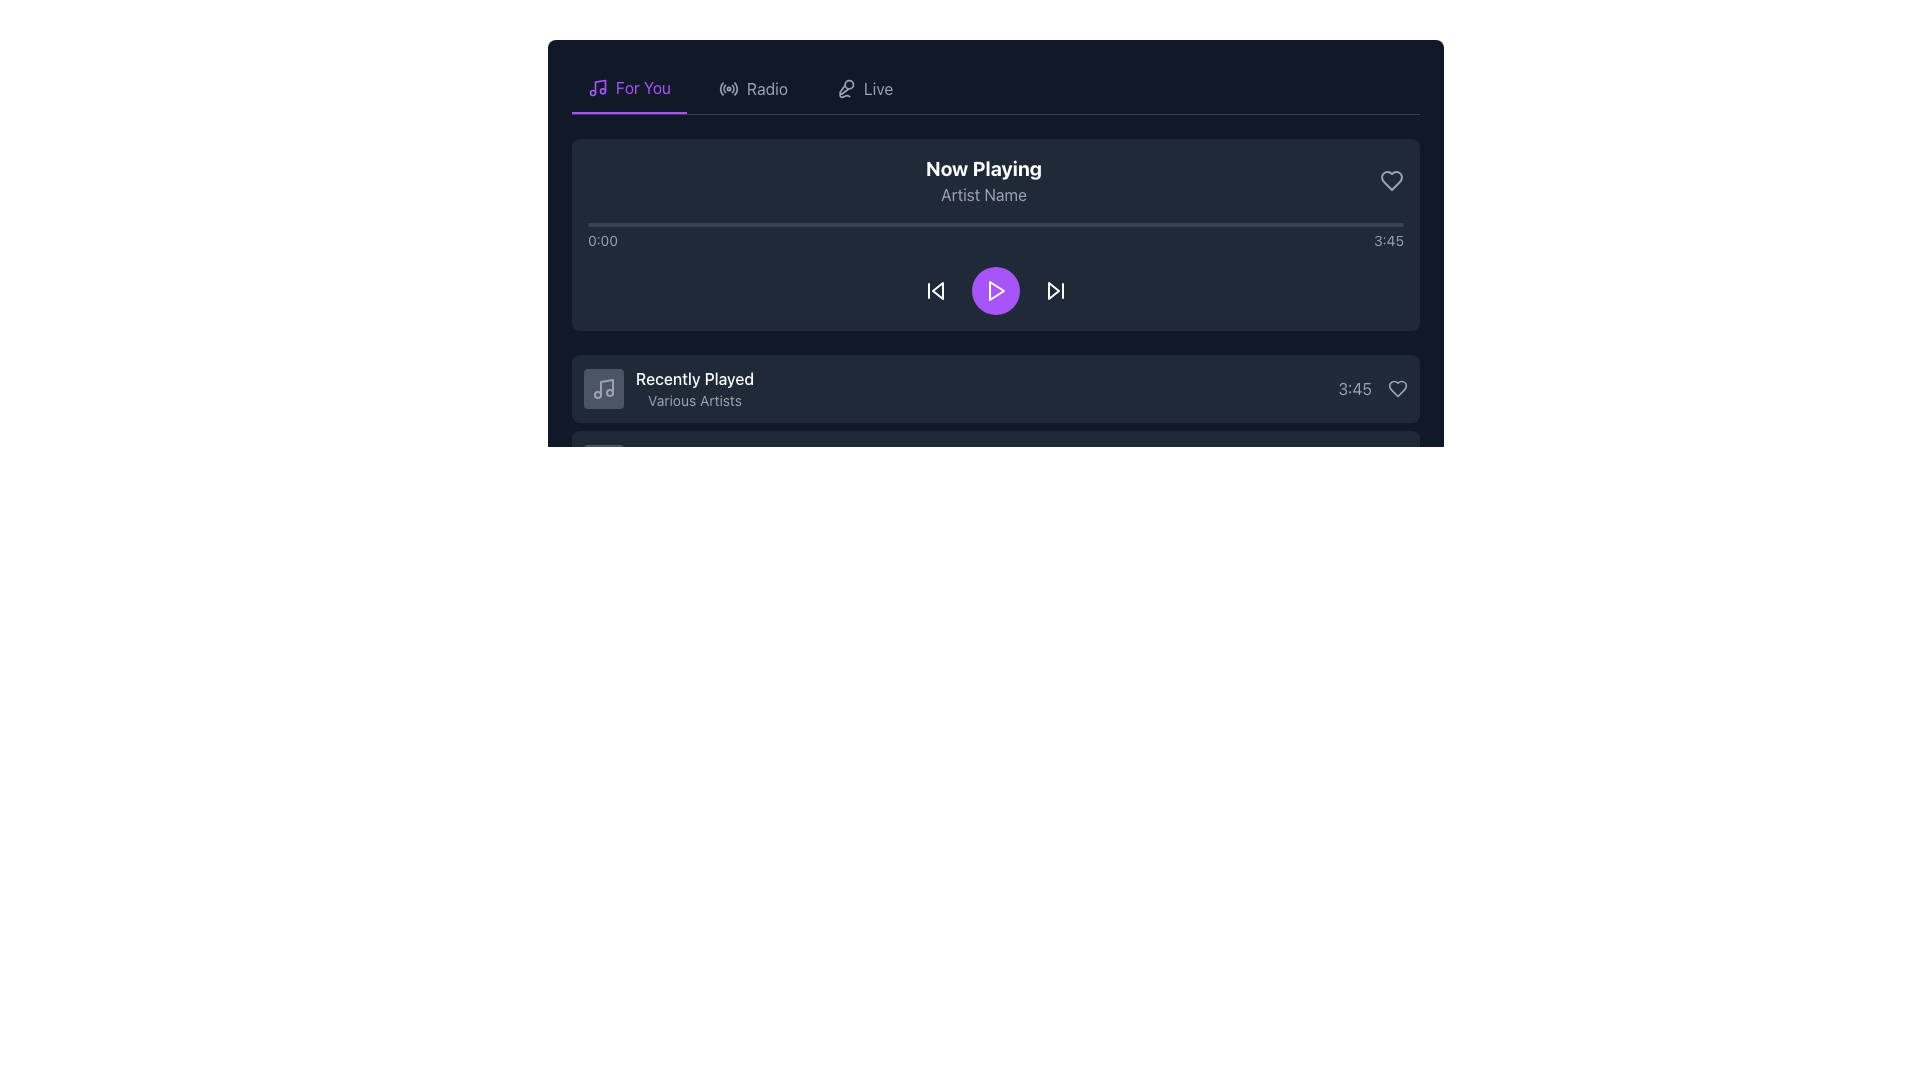  Describe the element at coordinates (766, 87) in the screenshot. I see `the 'Radio' label at the top of the page` at that location.